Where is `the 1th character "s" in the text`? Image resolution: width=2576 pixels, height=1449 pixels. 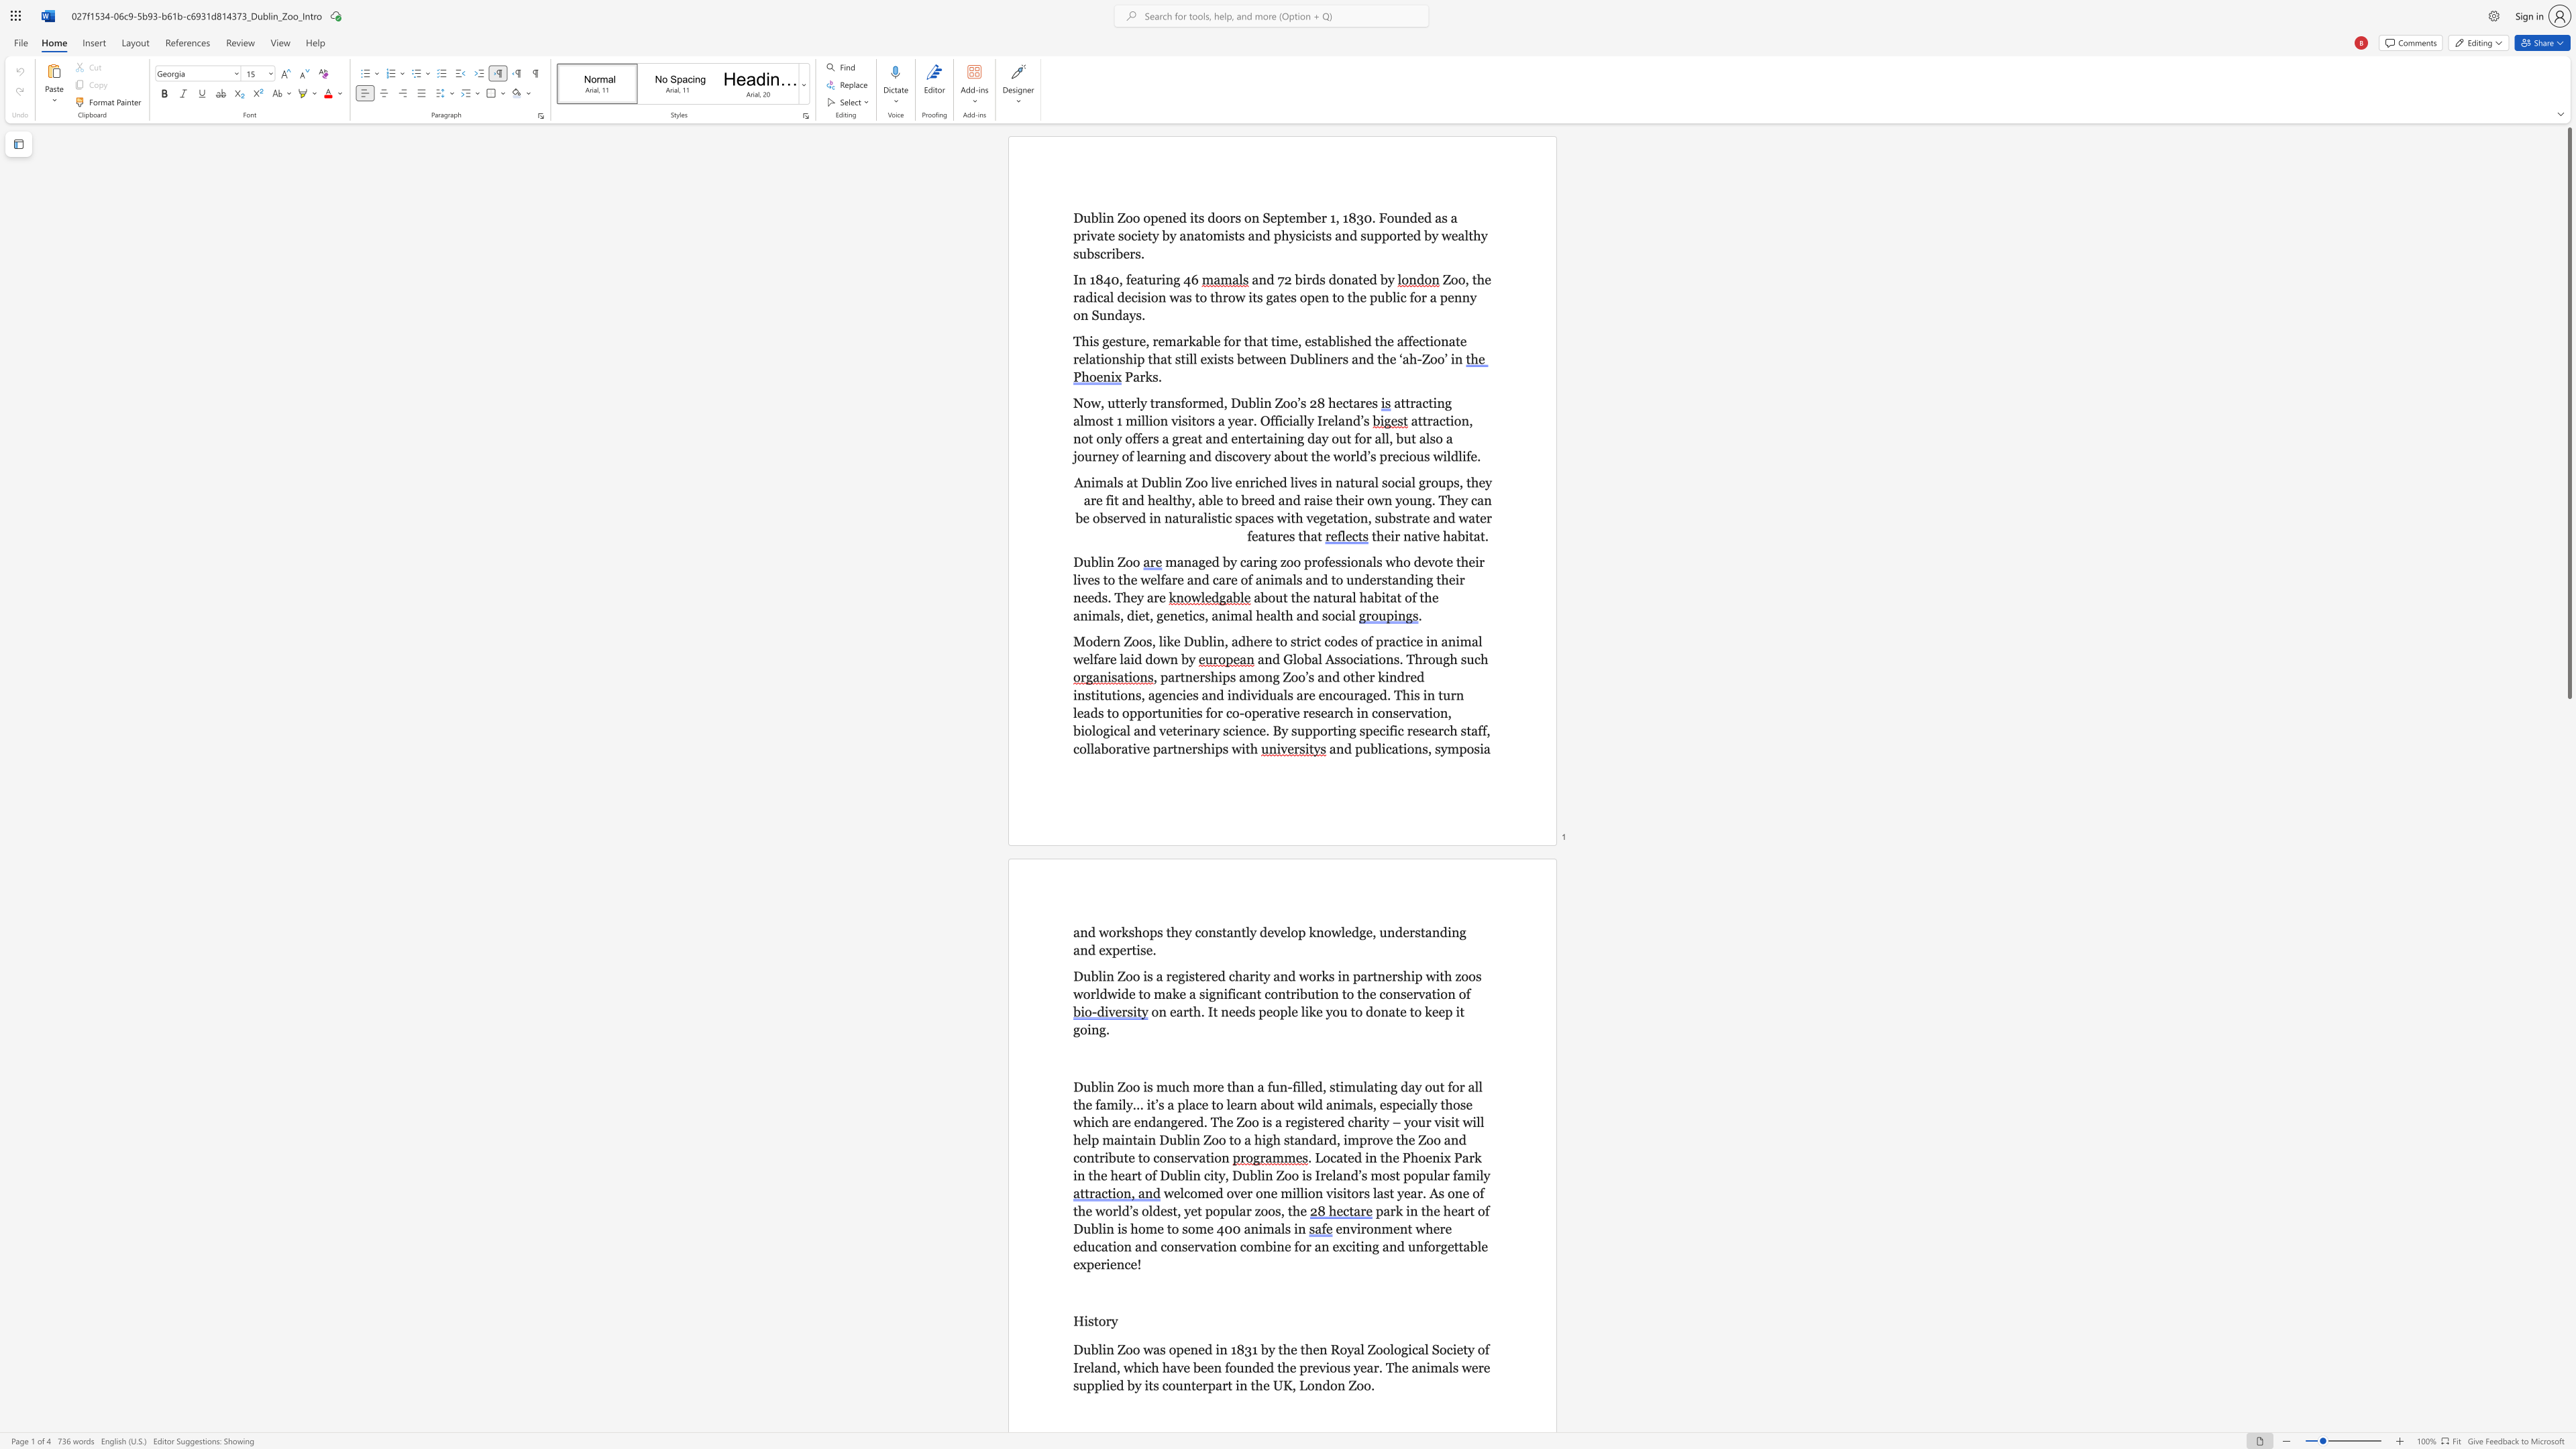
the 1th character "s" in the text is located at coordinates (1252, 1010).